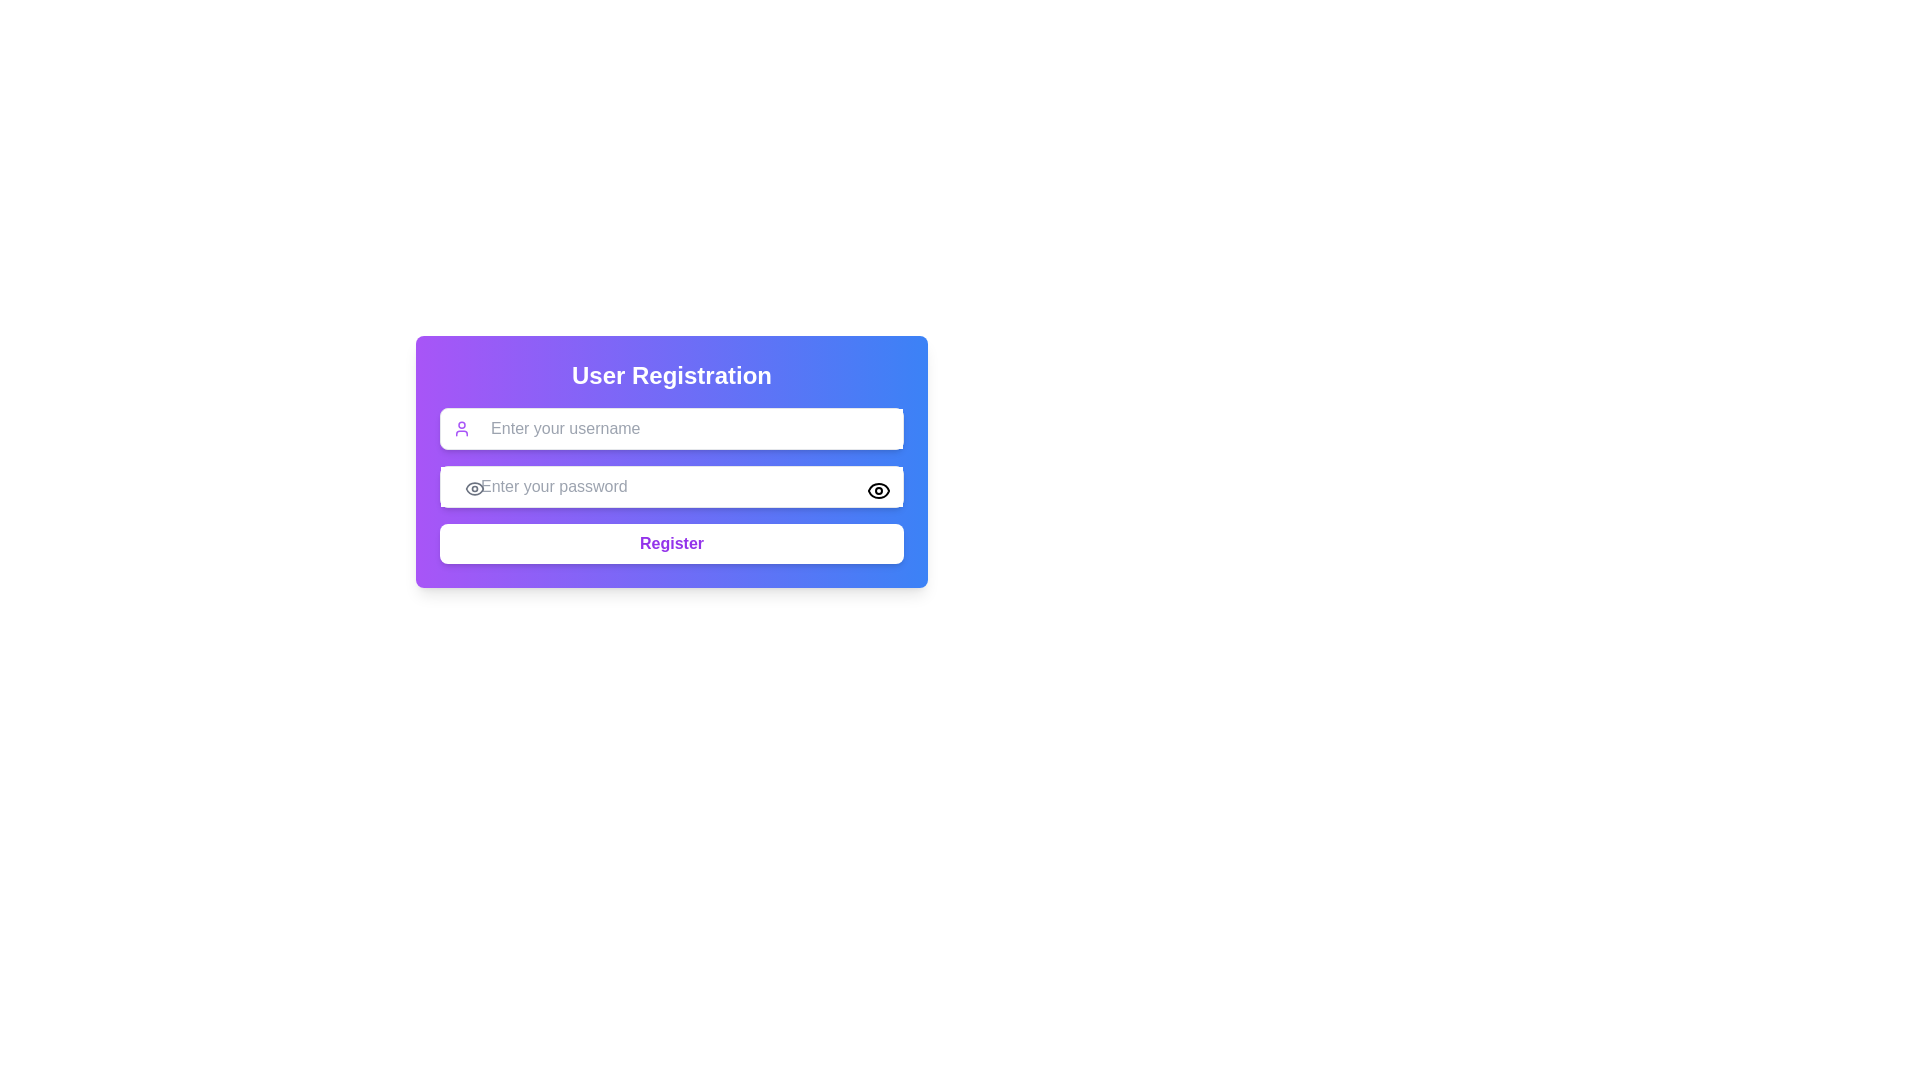  What do you see at coordinates (461, 427) in the screenshot?
I see `the user silhouette icon, which is a small purple icon located to the left of the 'Enter your username' input field in the registration form` at bounding box center [461, 427].